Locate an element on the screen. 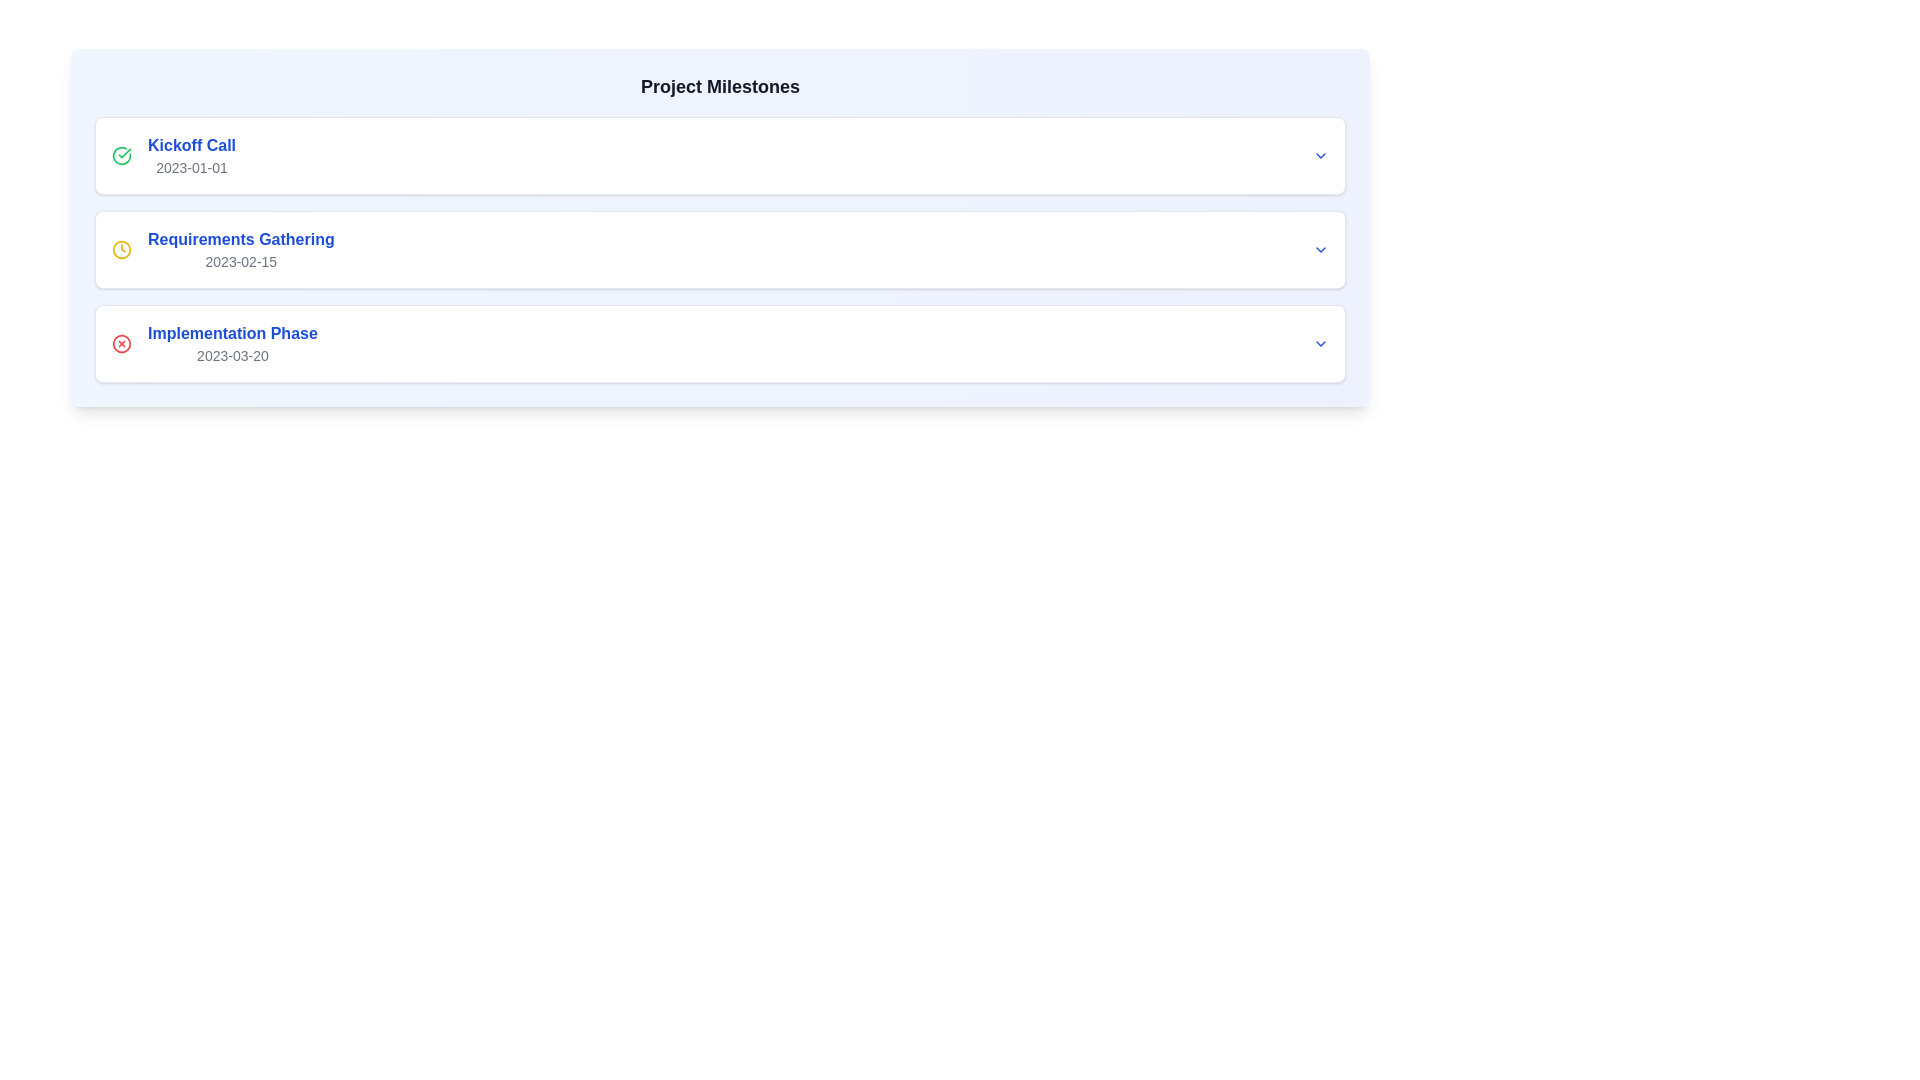 The image size is (1920, 1080). the 'Requirements Gathering' text display element, which is the second item in the 'Project Milestones' section, displaying 'Requirements Gathering' in bold blue and '2023-02-15' in smaller gray below it is located at coordinates (240, 249).